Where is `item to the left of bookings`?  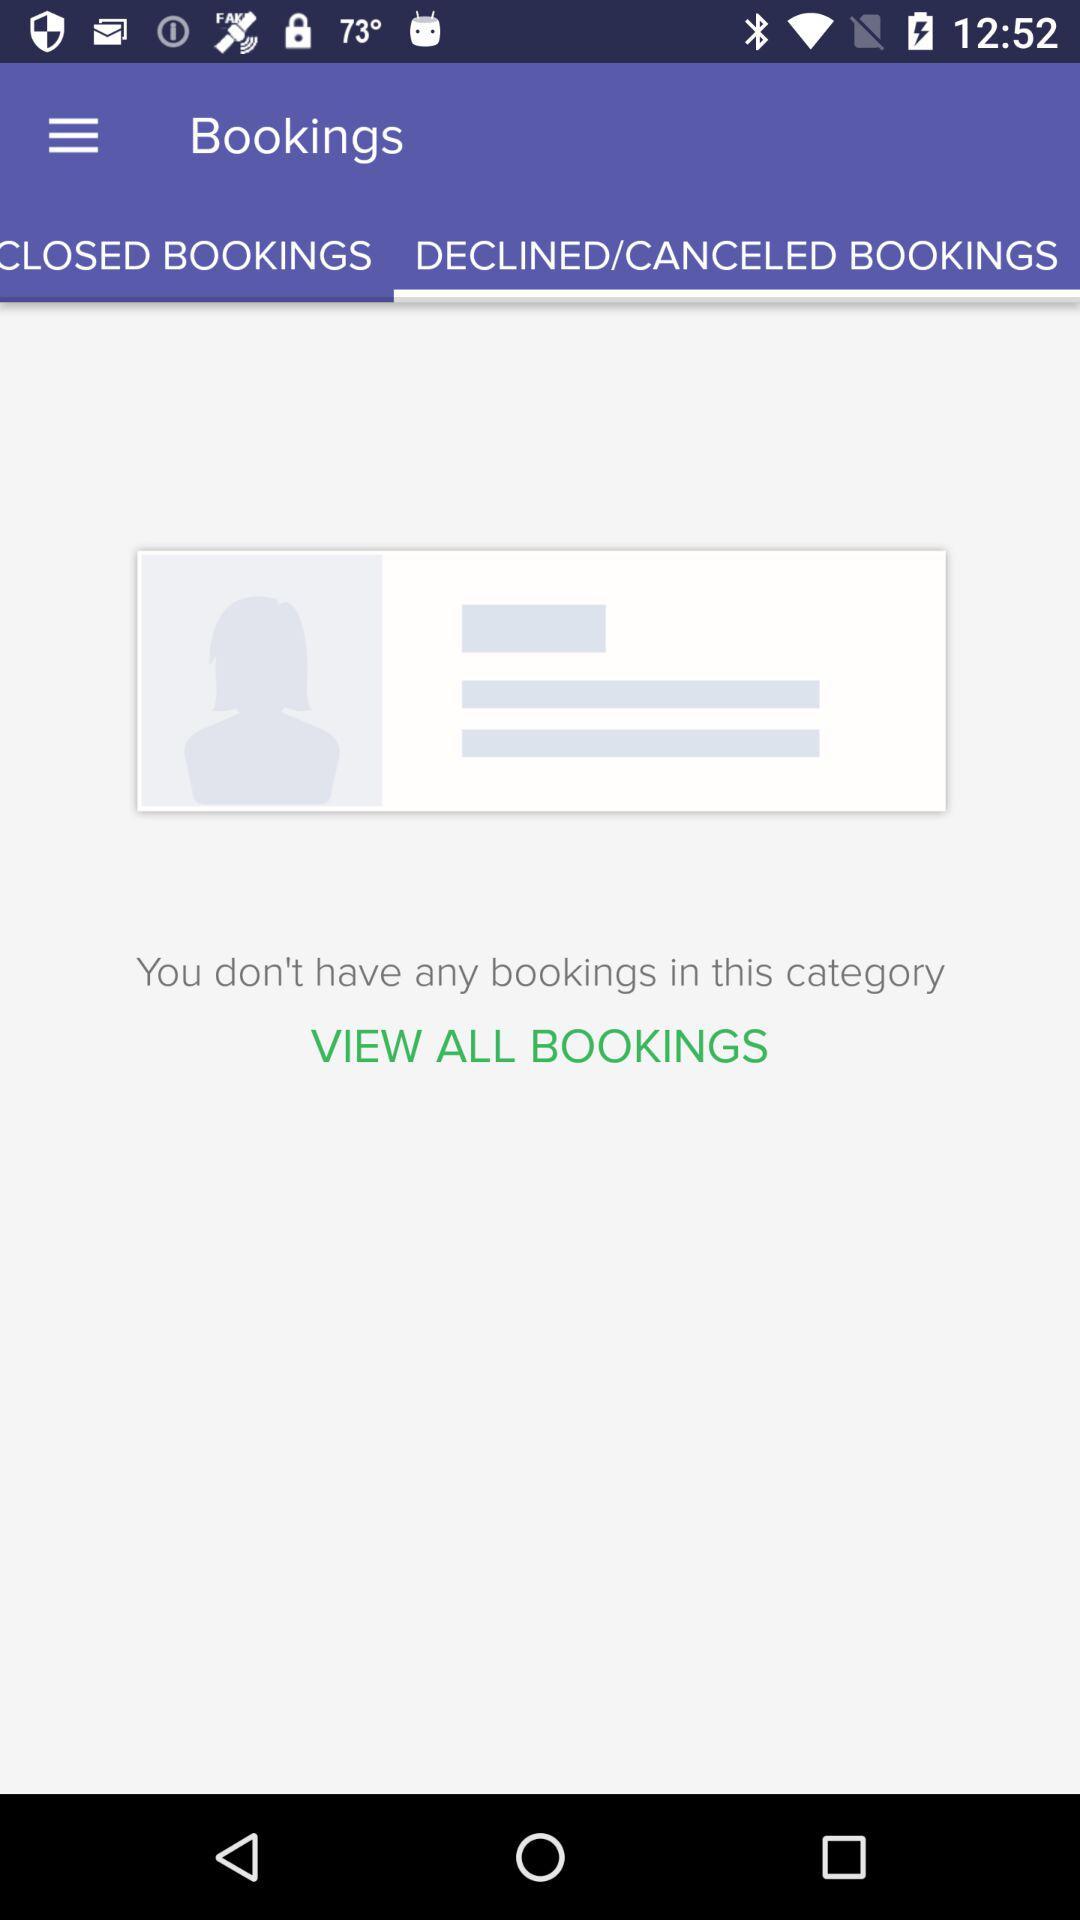
item to the left of bookings is located at coordinates (72, 135).